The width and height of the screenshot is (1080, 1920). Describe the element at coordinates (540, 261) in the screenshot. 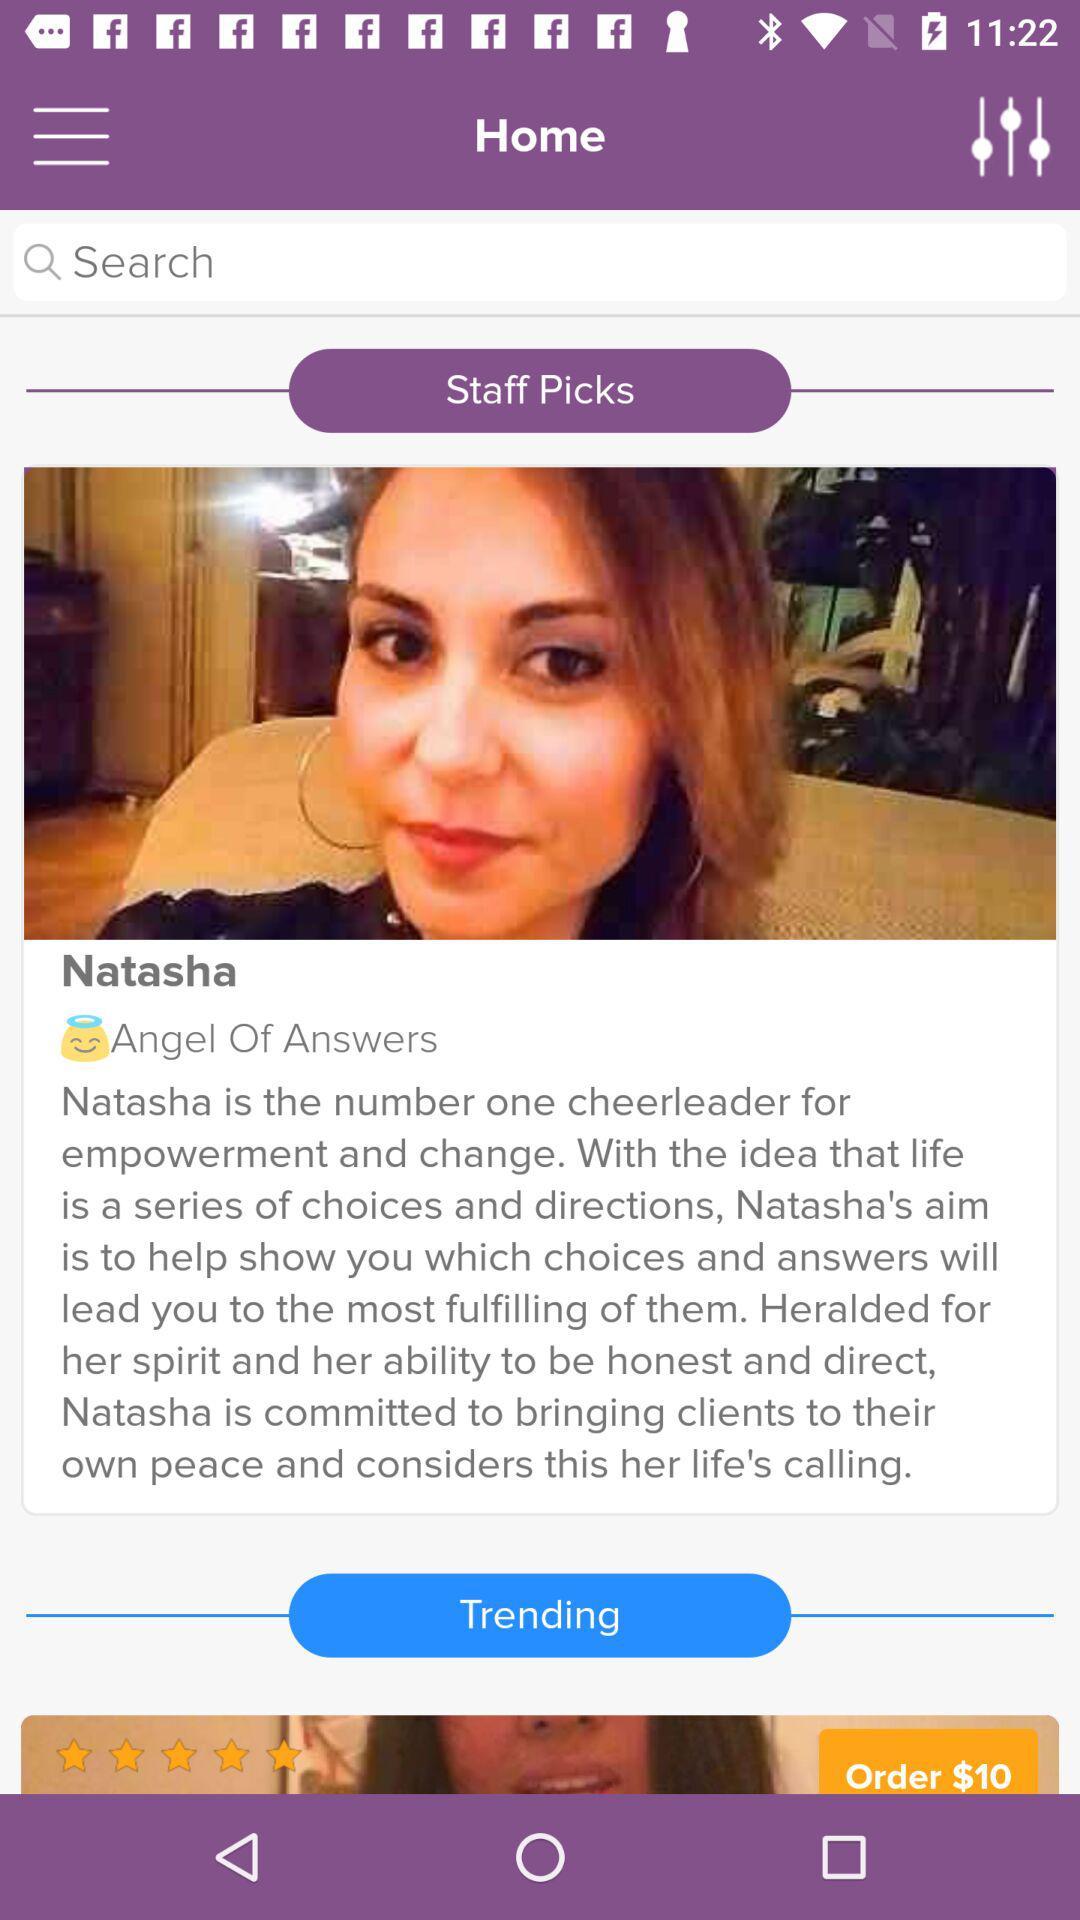

I see `search website` at that location.